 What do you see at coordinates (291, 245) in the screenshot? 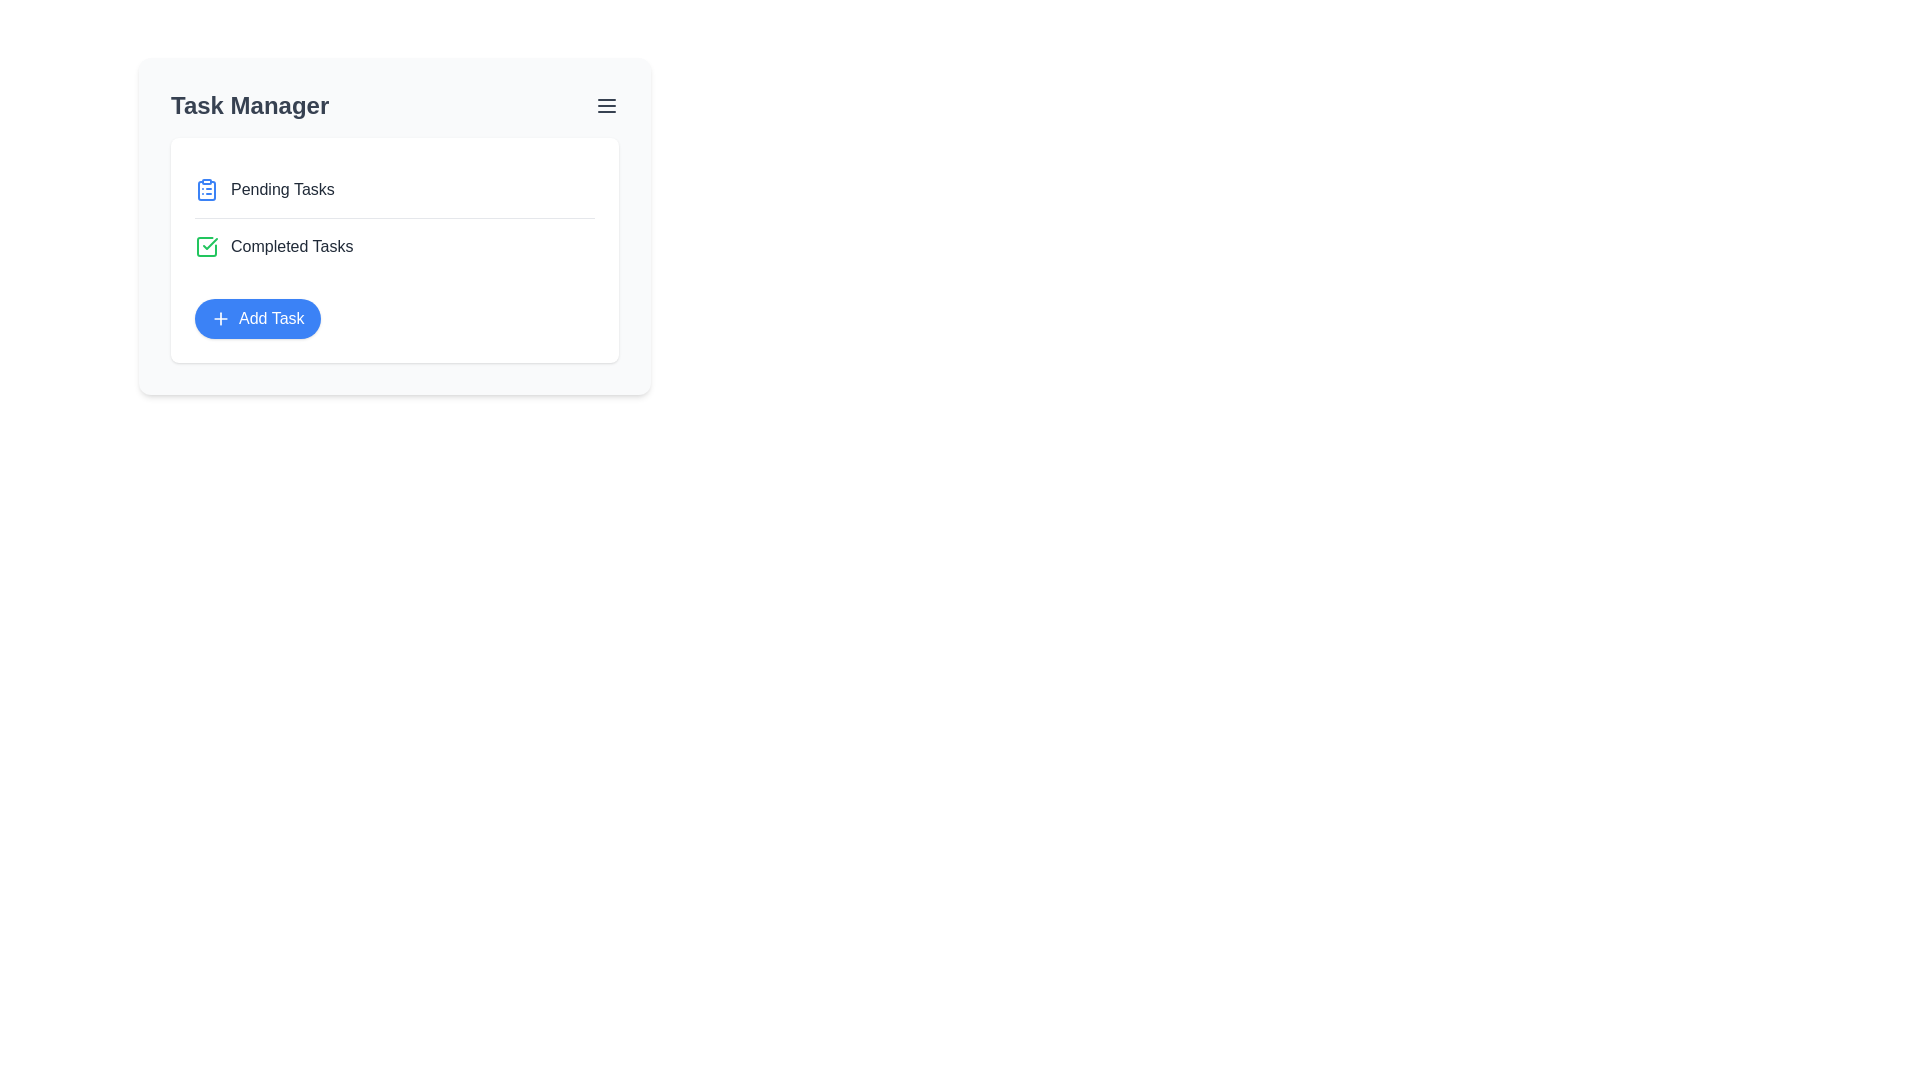
I see `the 'Completed Tasks' list item` at bounding box center [291, 245].